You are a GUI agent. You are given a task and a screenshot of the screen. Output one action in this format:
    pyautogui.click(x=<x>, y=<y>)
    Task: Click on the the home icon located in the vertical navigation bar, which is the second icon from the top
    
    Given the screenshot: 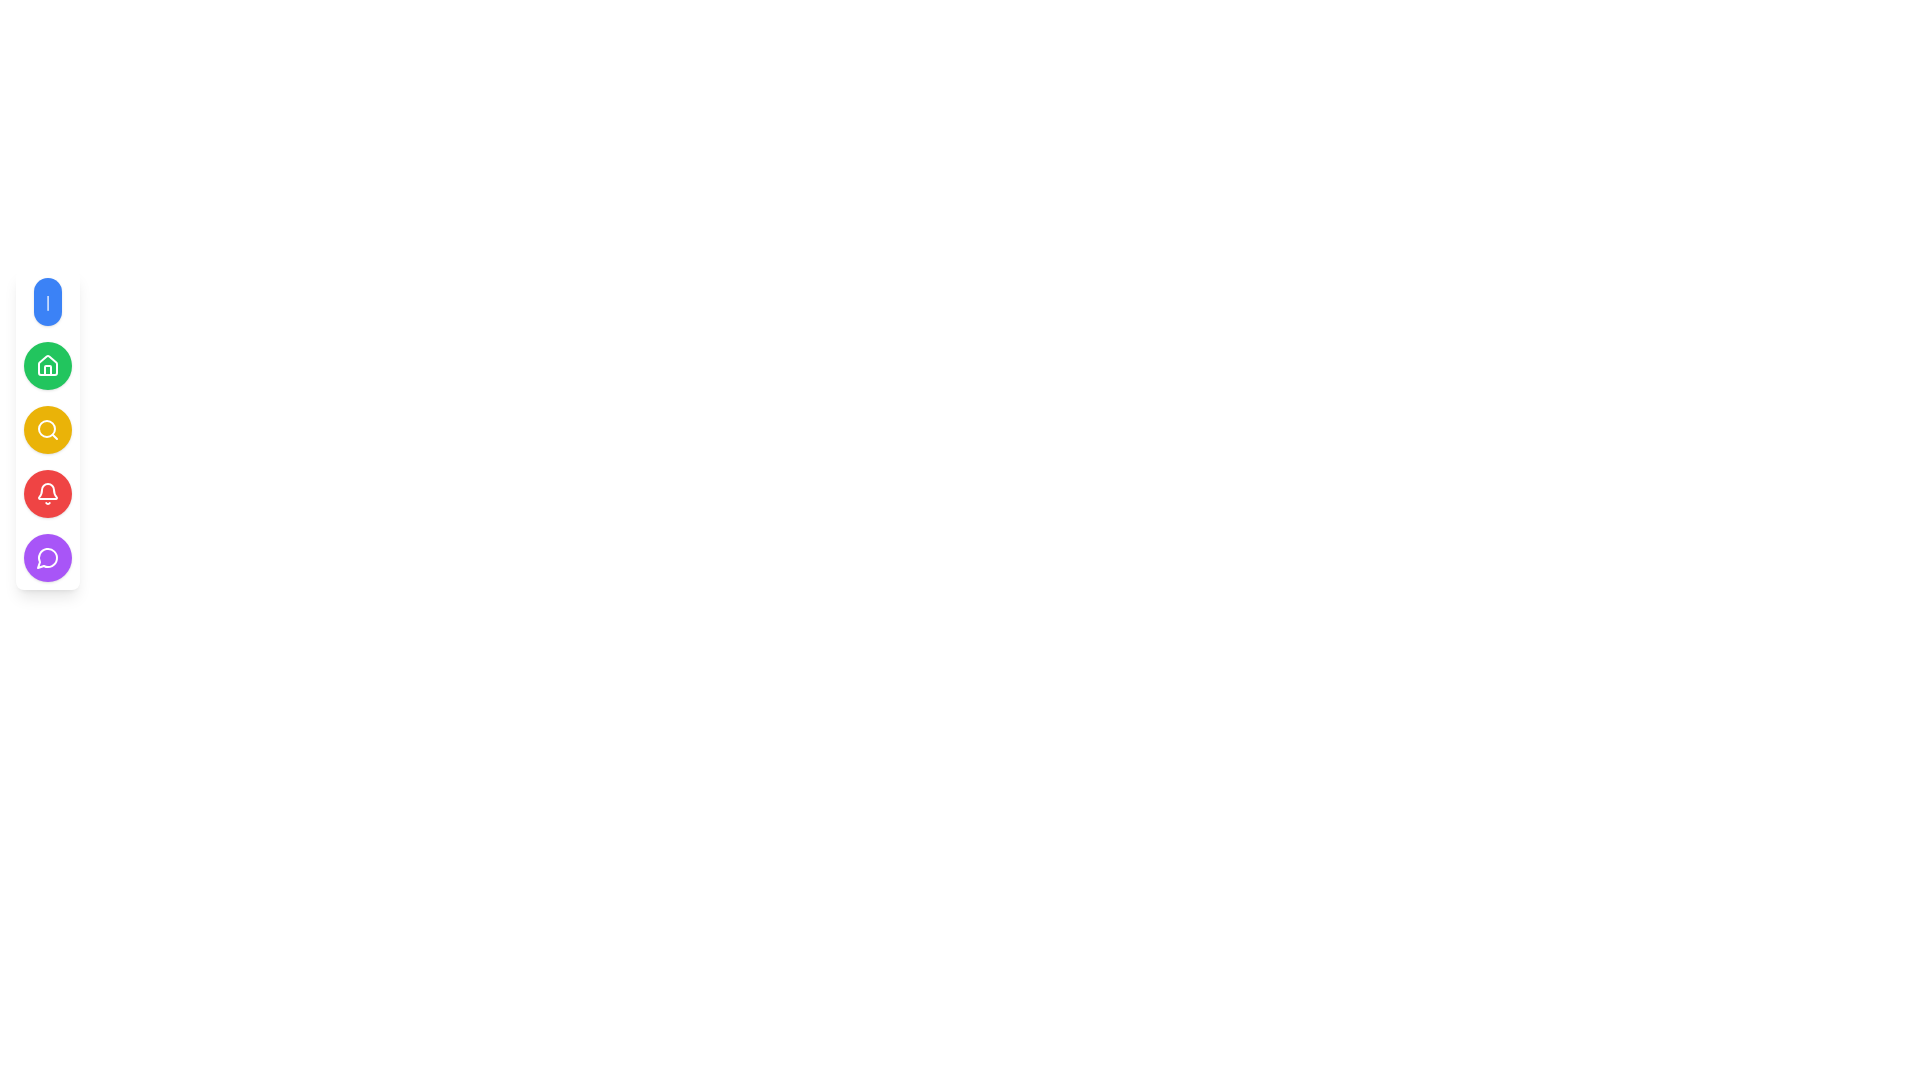 What is the action you would take?
    pyautogui.click(x=48, y=365)
    